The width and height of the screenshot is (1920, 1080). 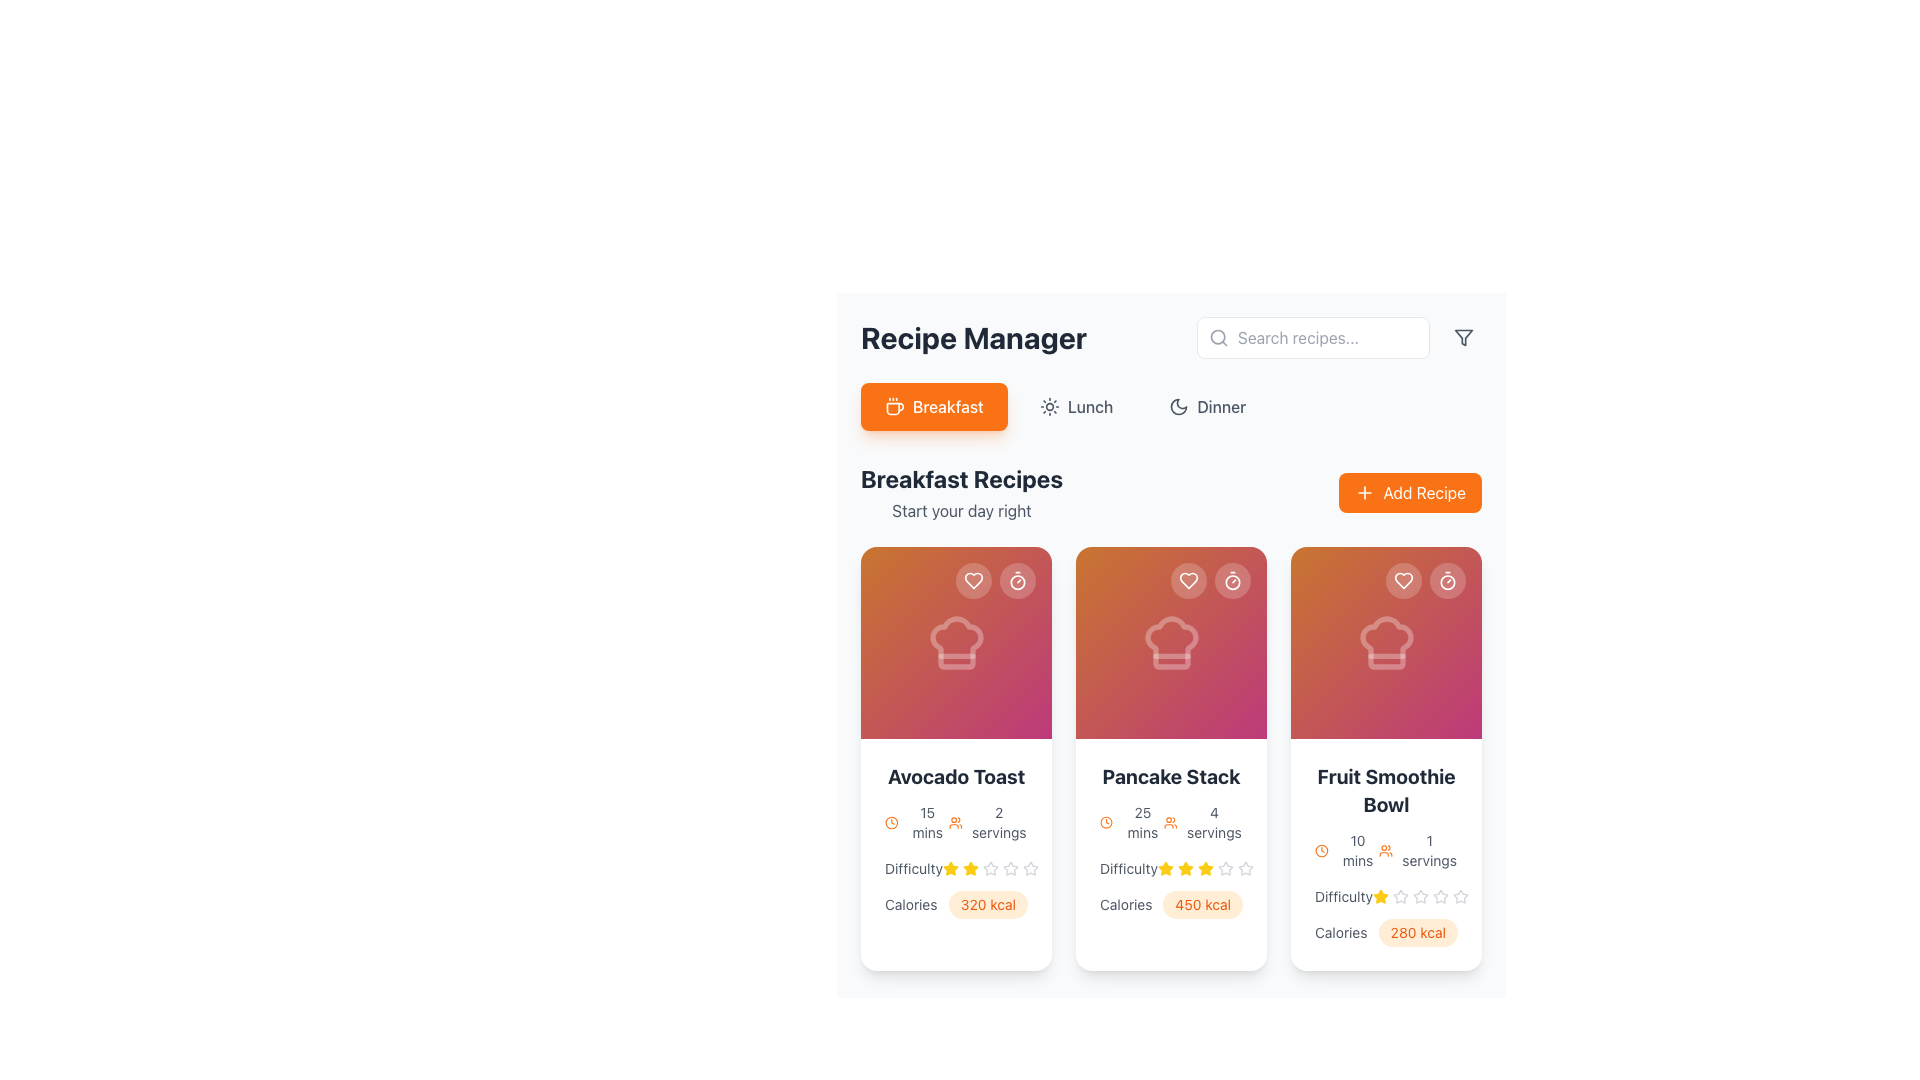 What do you see at coordinates (1464, 337) in the screenshot?
I see `the gray funnel icon, which represents a filtering mechanism` at bounding box center [1464, 337].